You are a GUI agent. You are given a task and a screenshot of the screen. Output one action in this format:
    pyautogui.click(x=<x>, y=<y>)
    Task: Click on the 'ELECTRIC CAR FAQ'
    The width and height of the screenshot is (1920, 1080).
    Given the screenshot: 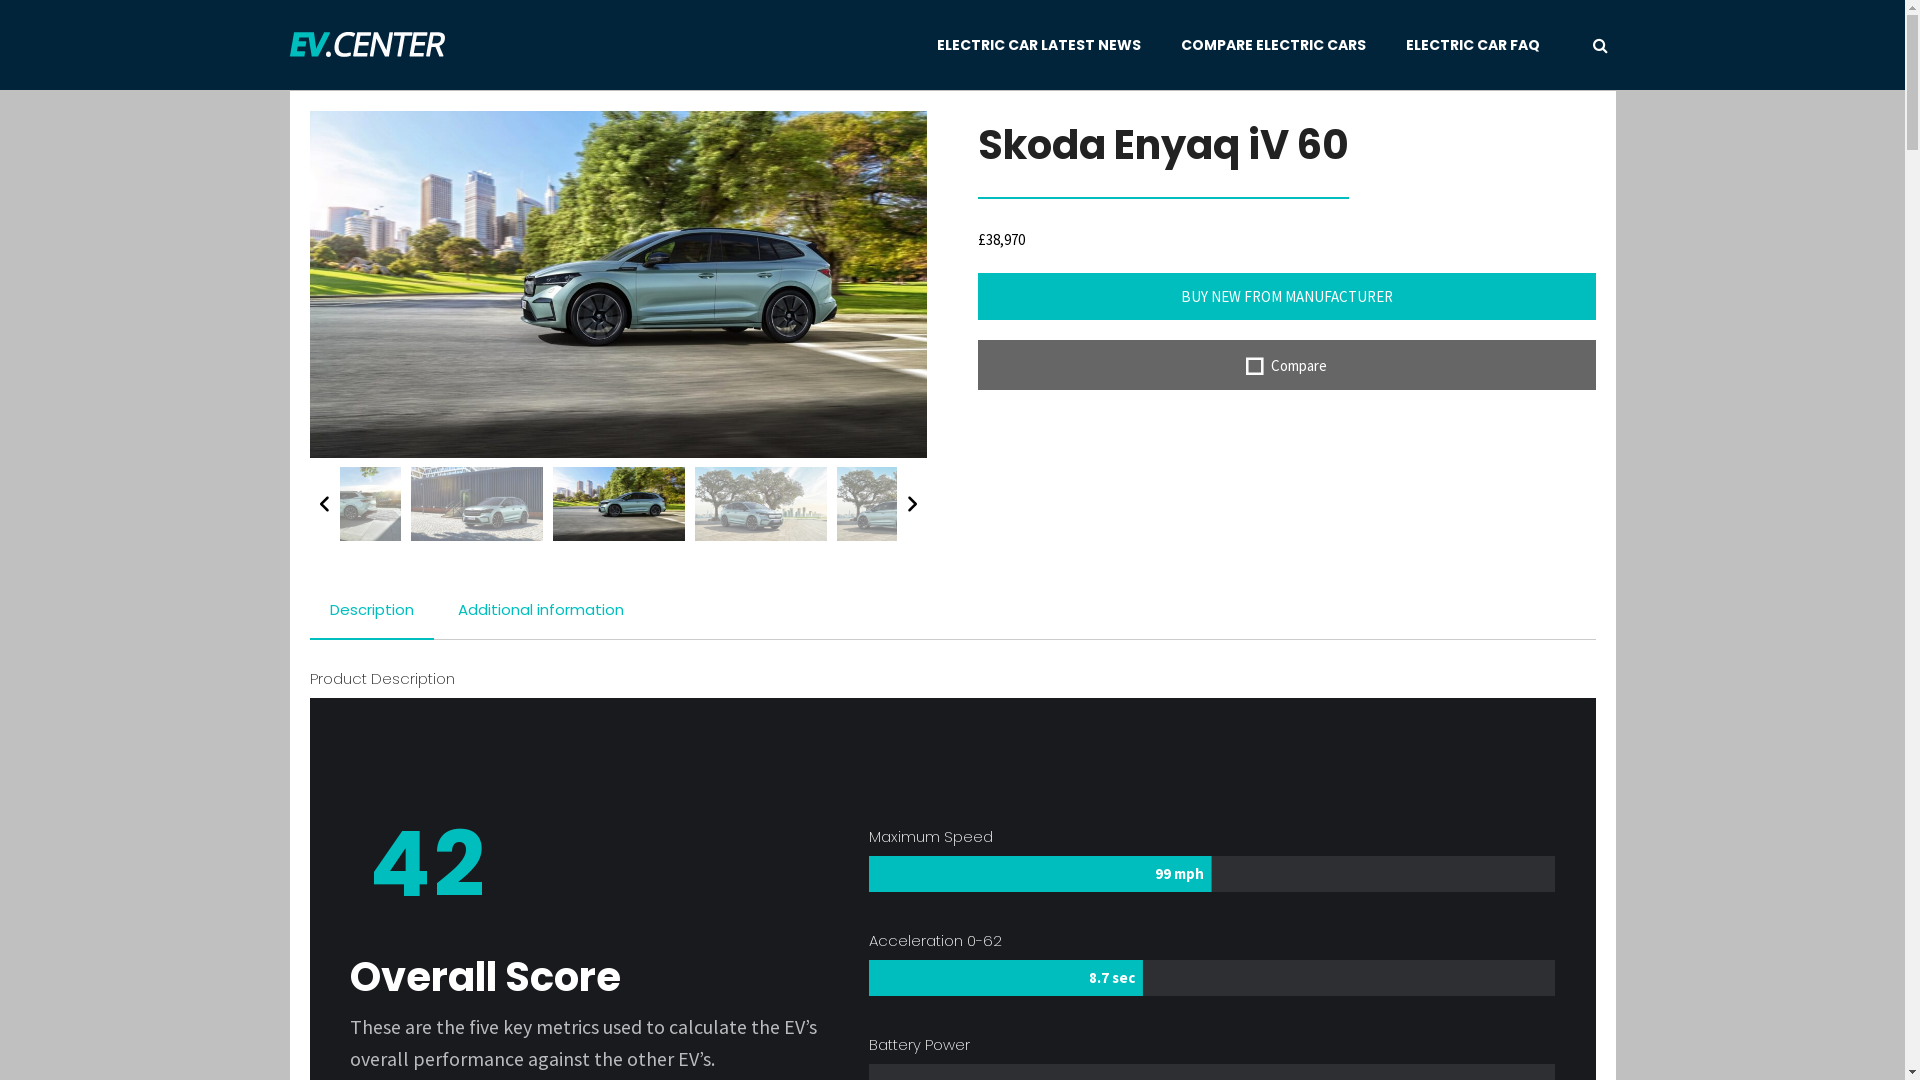 What is the action you would take?
    pyautogui.click(x=1405, y=45)
    